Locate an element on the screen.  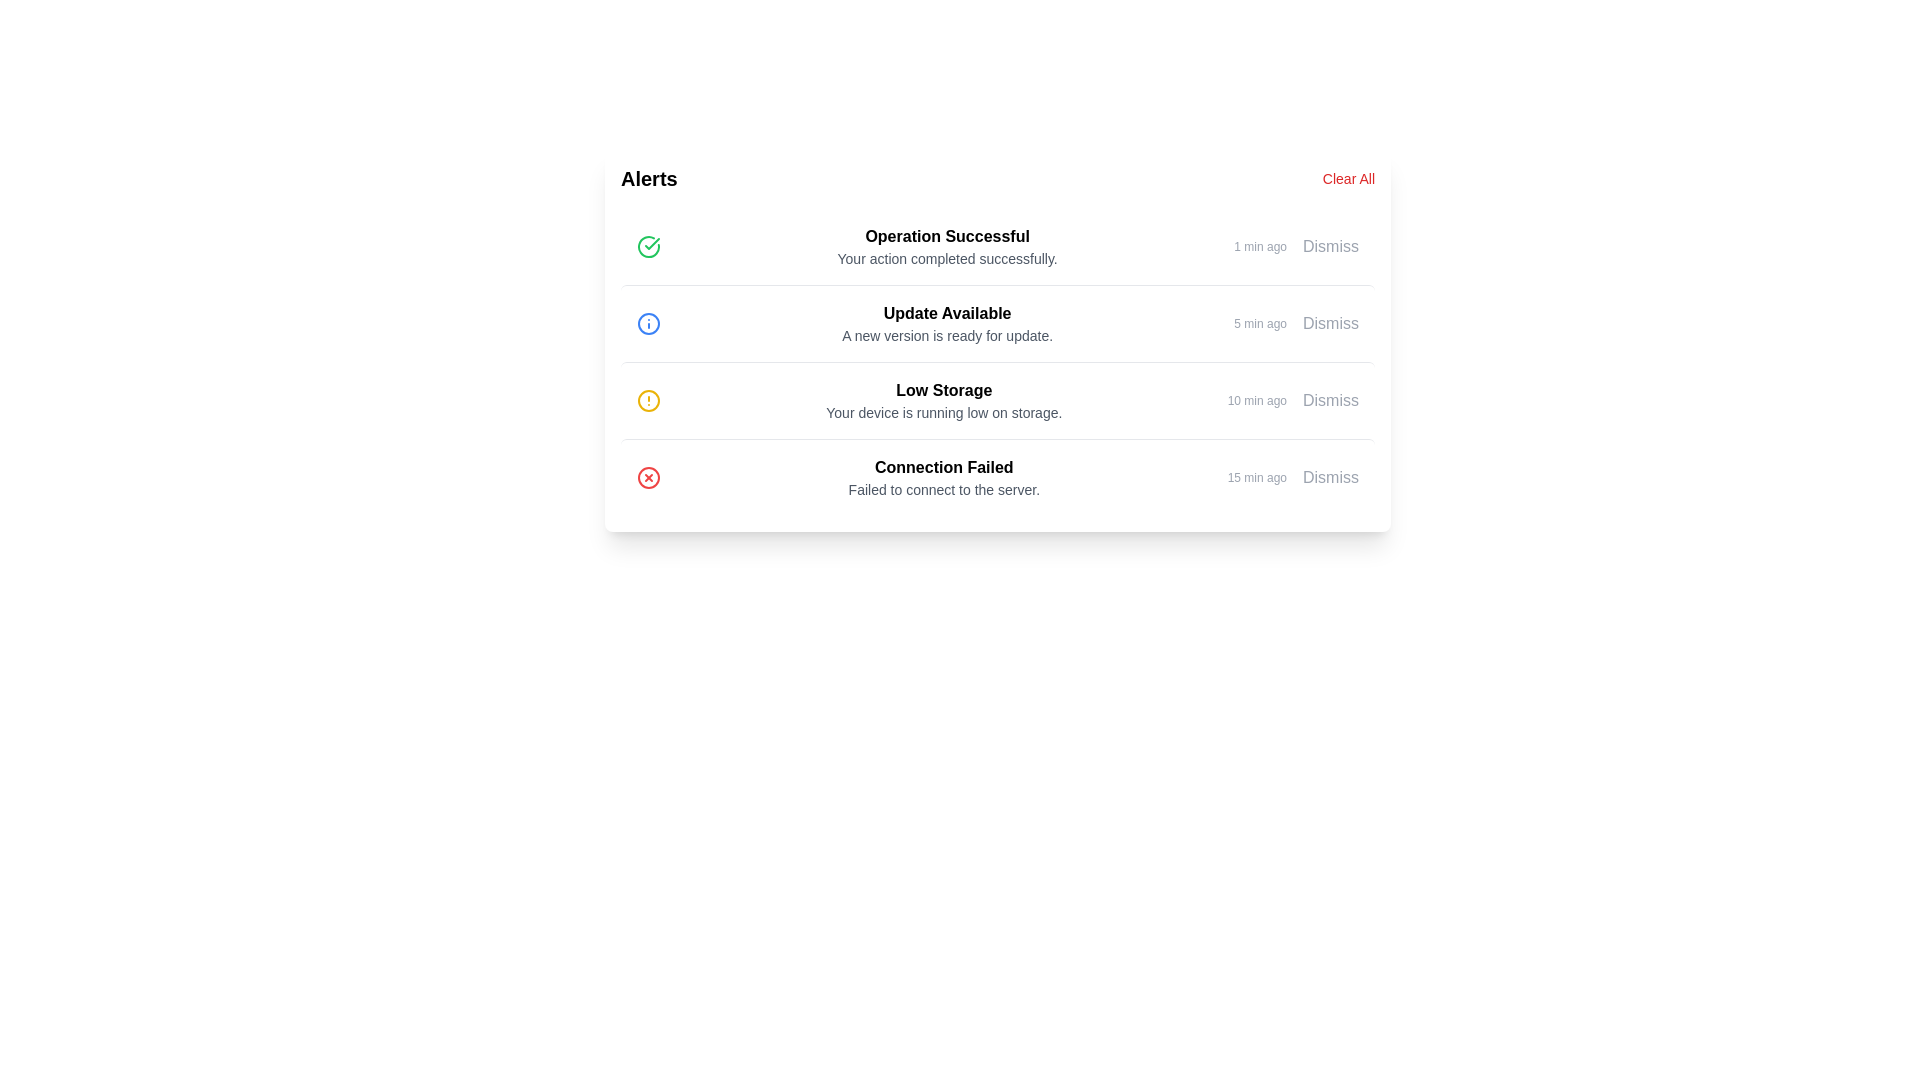
the green circular icon with a checkmark indicating a successful operation, located in the top notification card aligned with the text 'Operation Successful' is located at coordinates (648, 245).